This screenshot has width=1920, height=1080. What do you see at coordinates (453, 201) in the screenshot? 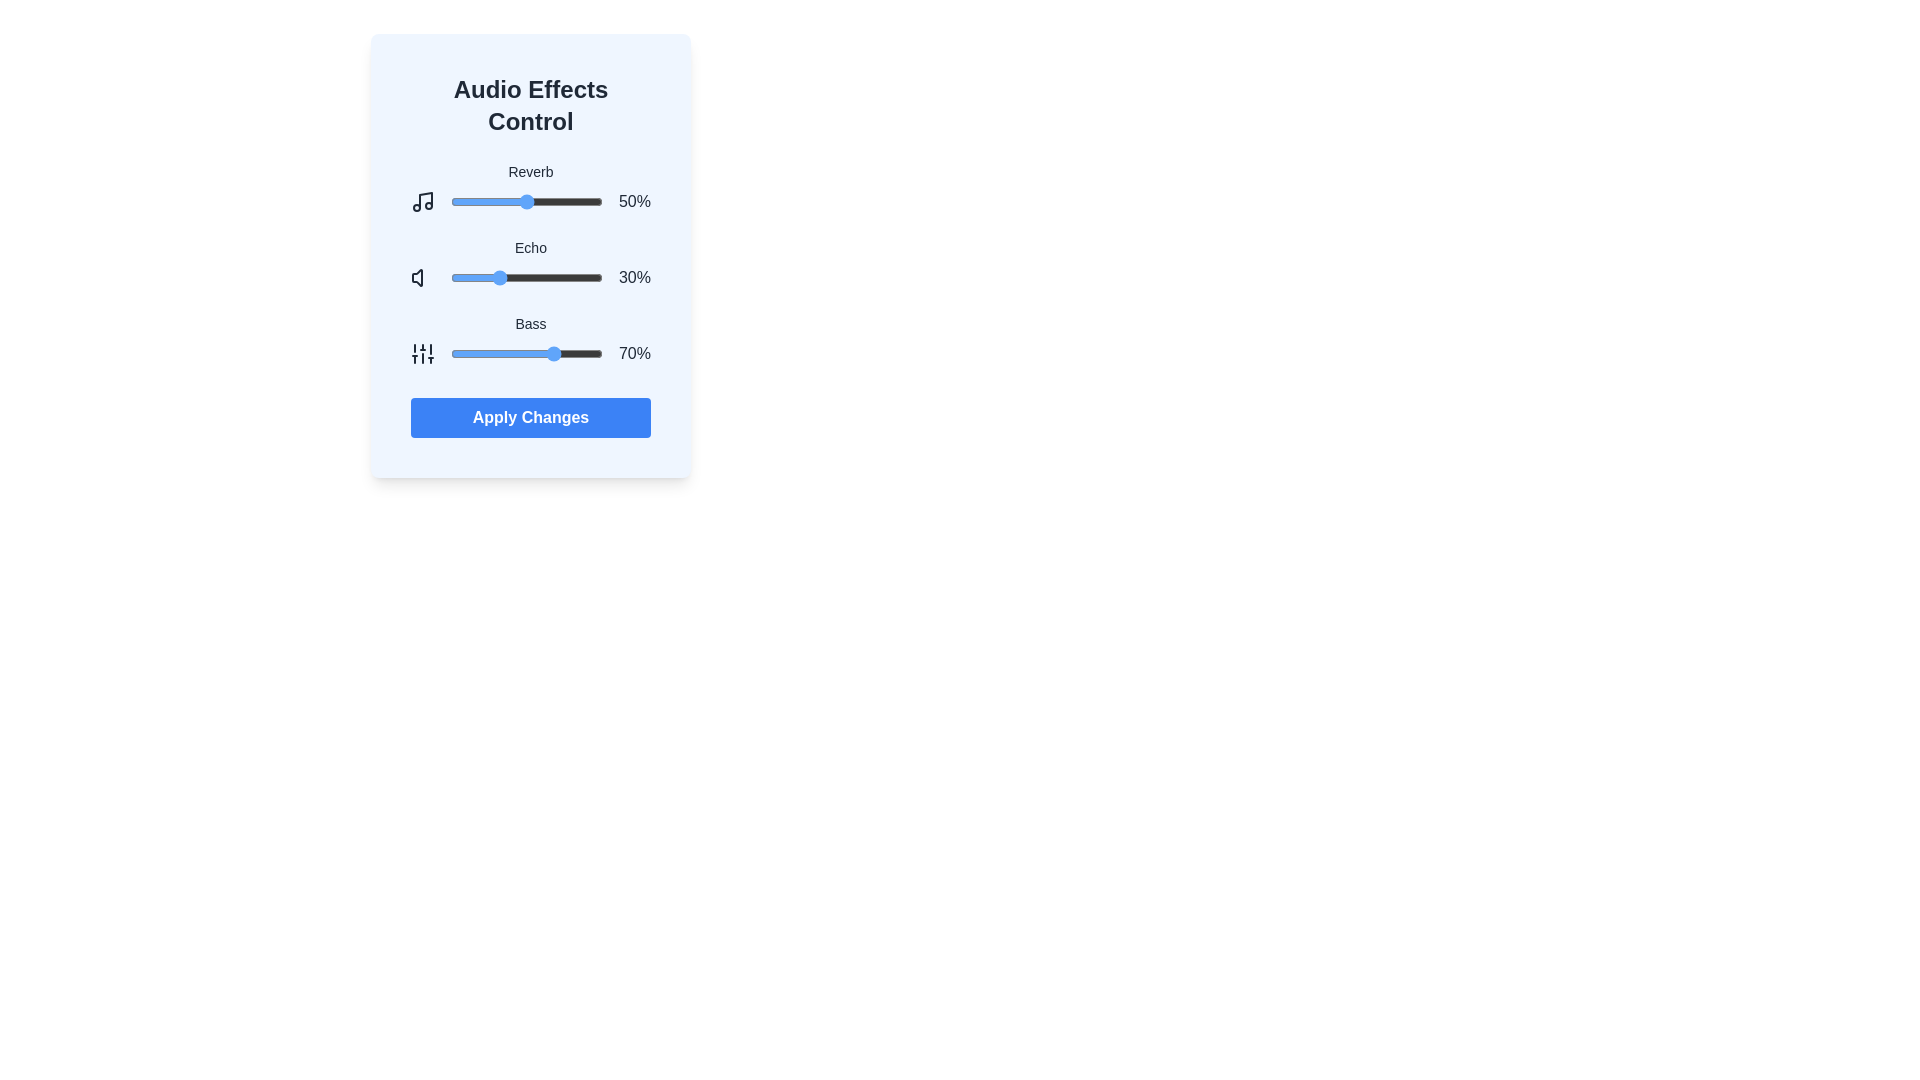
I see `the reverb effect` at bounding box center [453, 201].